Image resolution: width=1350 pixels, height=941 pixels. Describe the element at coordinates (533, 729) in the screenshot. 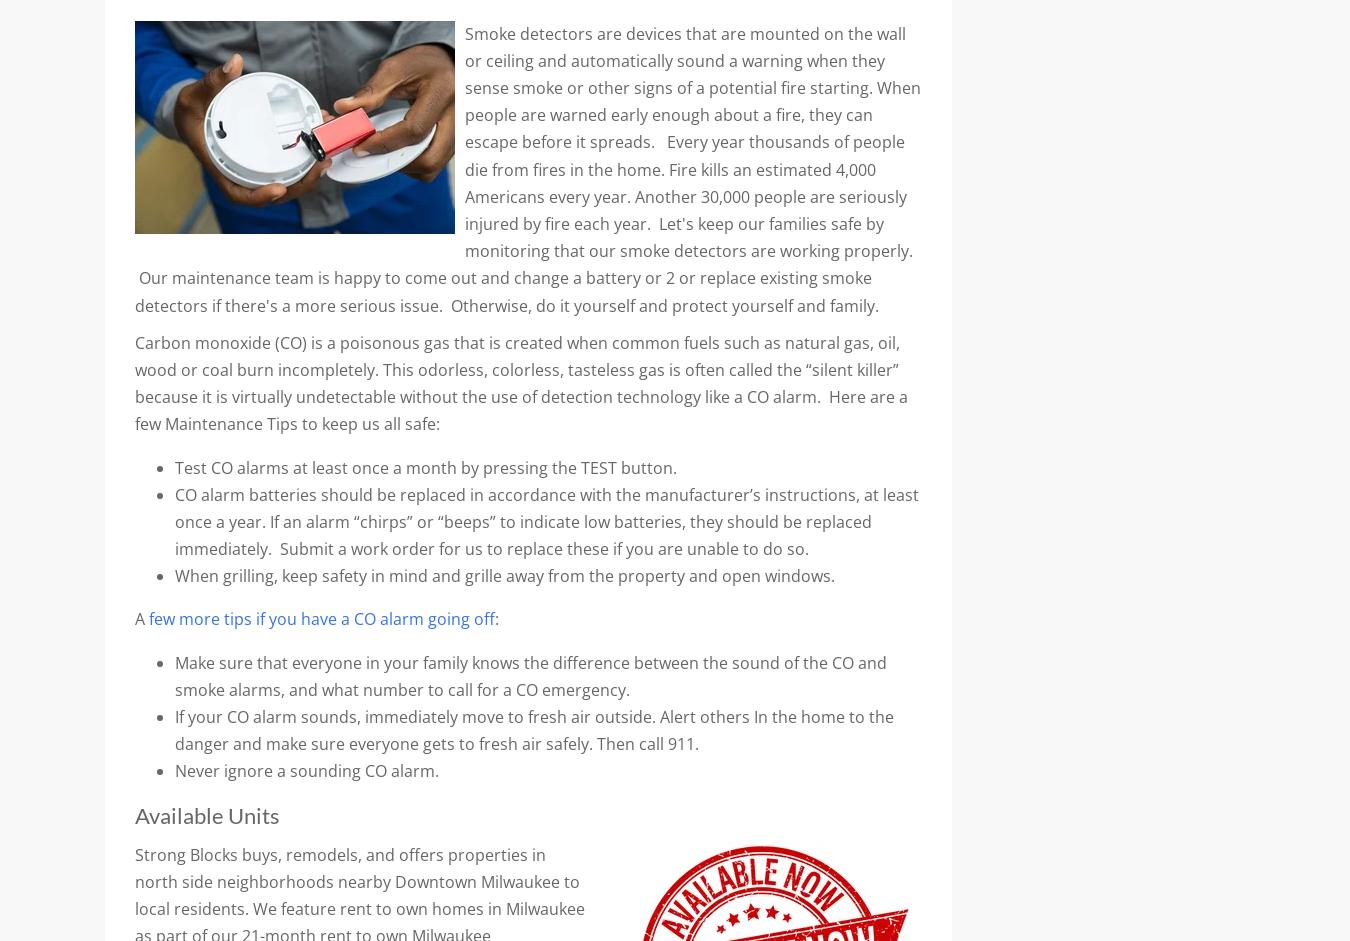

I see `'If your CO alarm sounds, immediately move to fresh air outside. Alert others In the home to the danger and make sure everyone gets to fresh air safely. Then call 911.'` at that location.